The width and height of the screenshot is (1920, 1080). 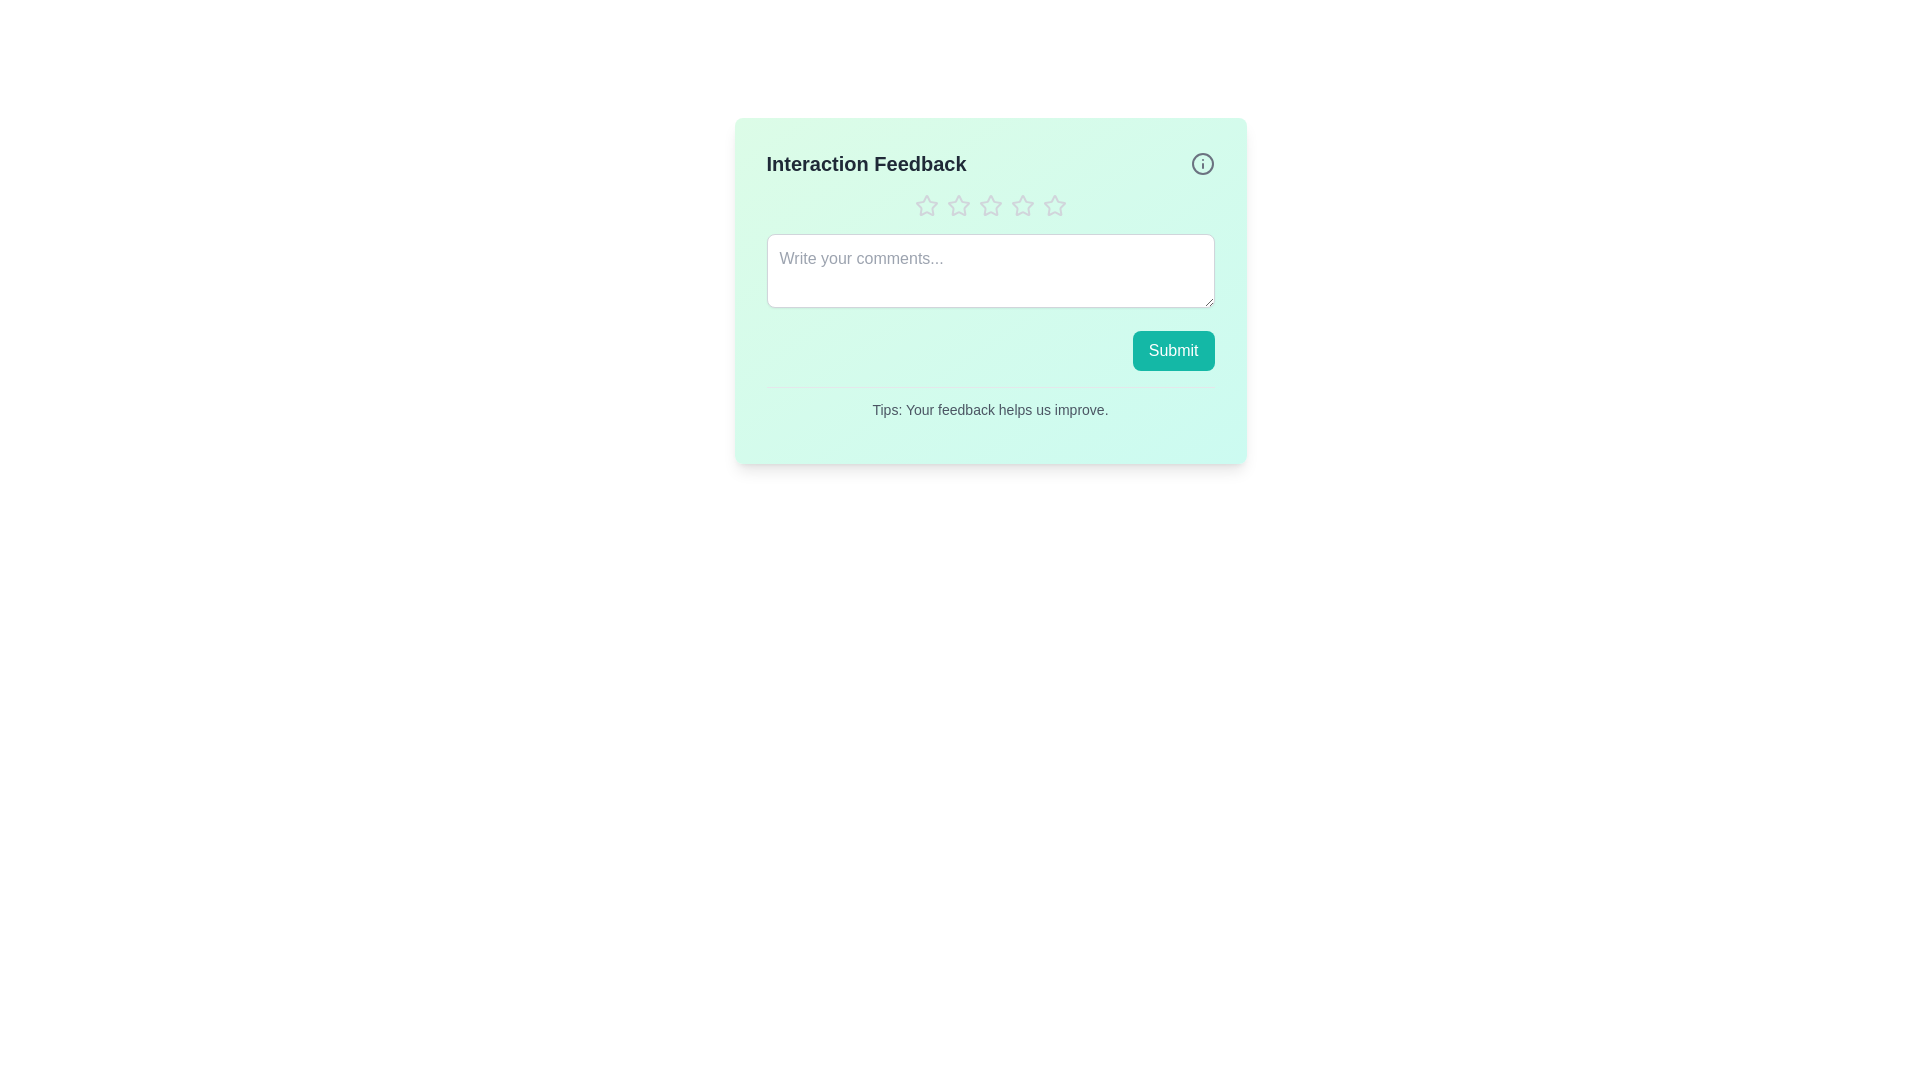 What do you see at coordinates (1173, 350) in the screenshot?
I see `the submit button to submit feedback` at bounding box center [1173, 350].